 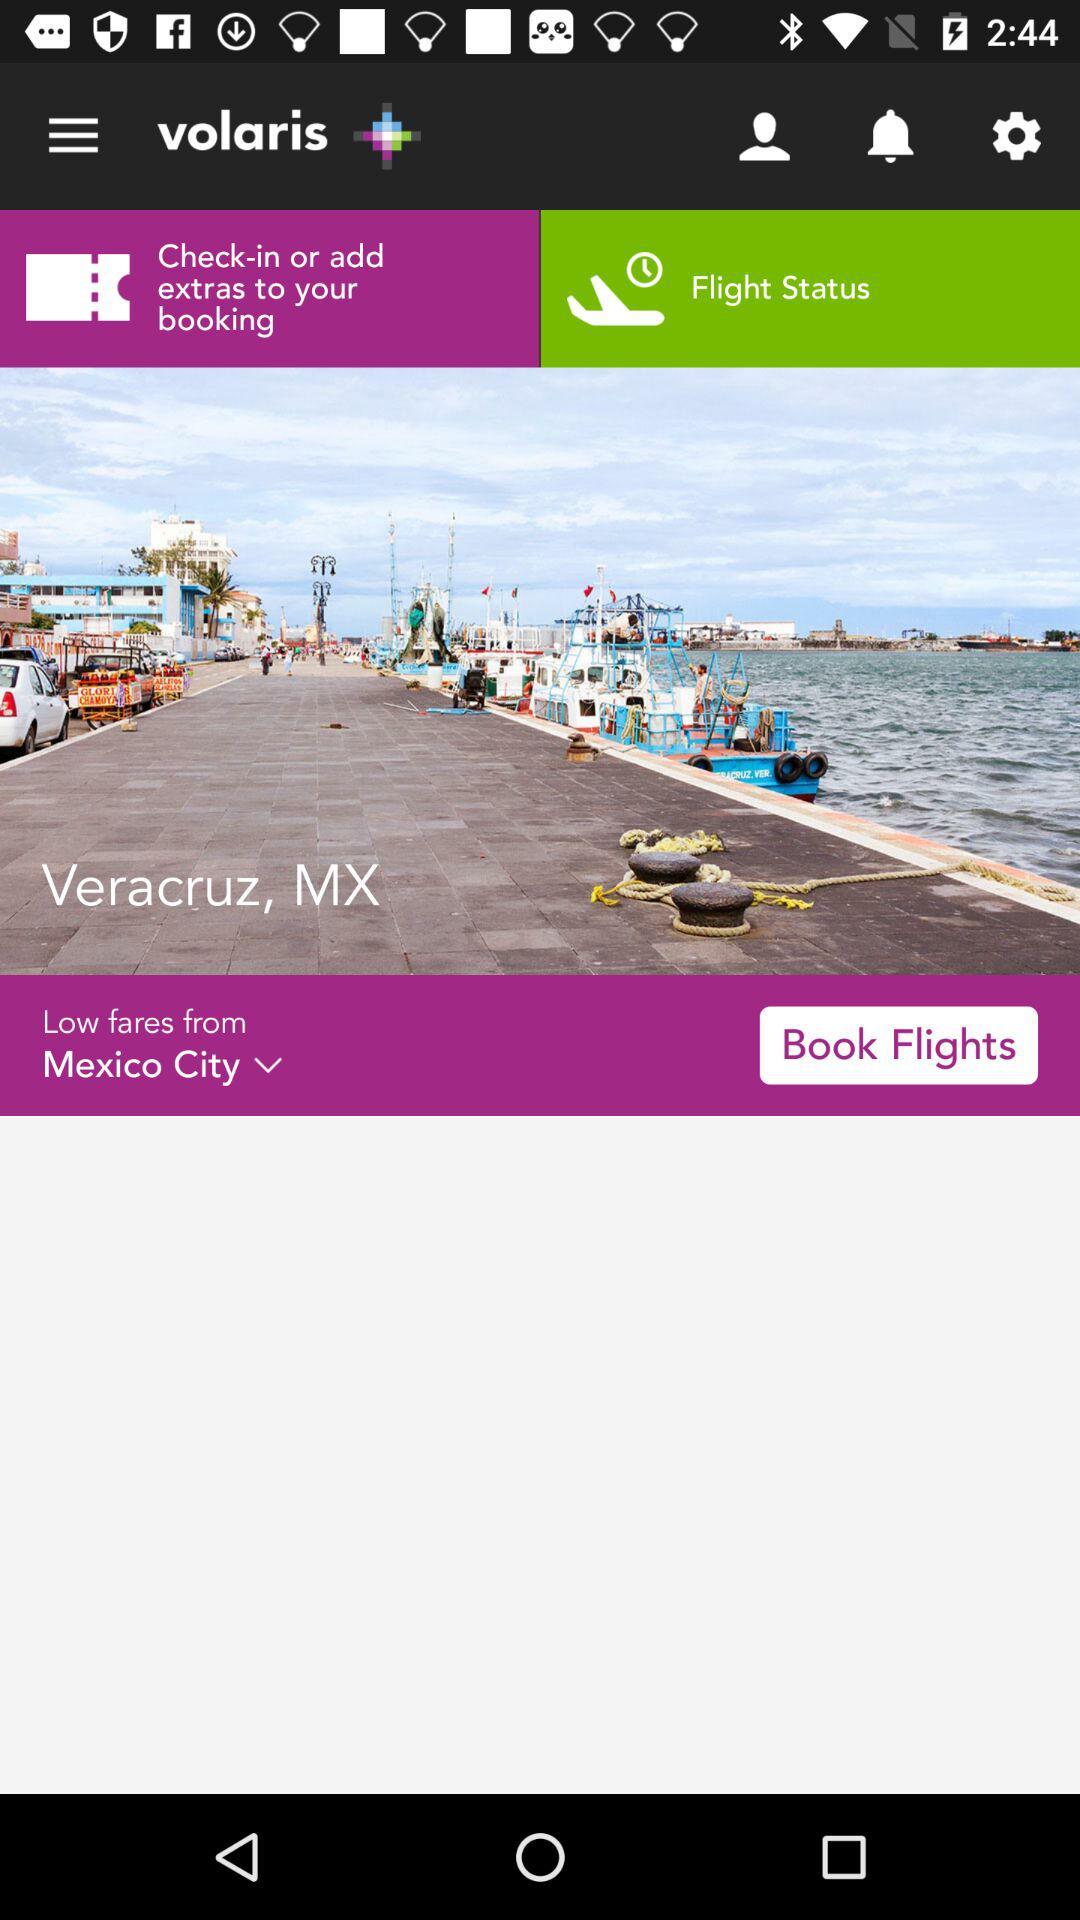 What do you see at coordinates (289, 135) in the screenshot?
I see `text volaris which is after the menu symbol` at bounding box center [289, 135].